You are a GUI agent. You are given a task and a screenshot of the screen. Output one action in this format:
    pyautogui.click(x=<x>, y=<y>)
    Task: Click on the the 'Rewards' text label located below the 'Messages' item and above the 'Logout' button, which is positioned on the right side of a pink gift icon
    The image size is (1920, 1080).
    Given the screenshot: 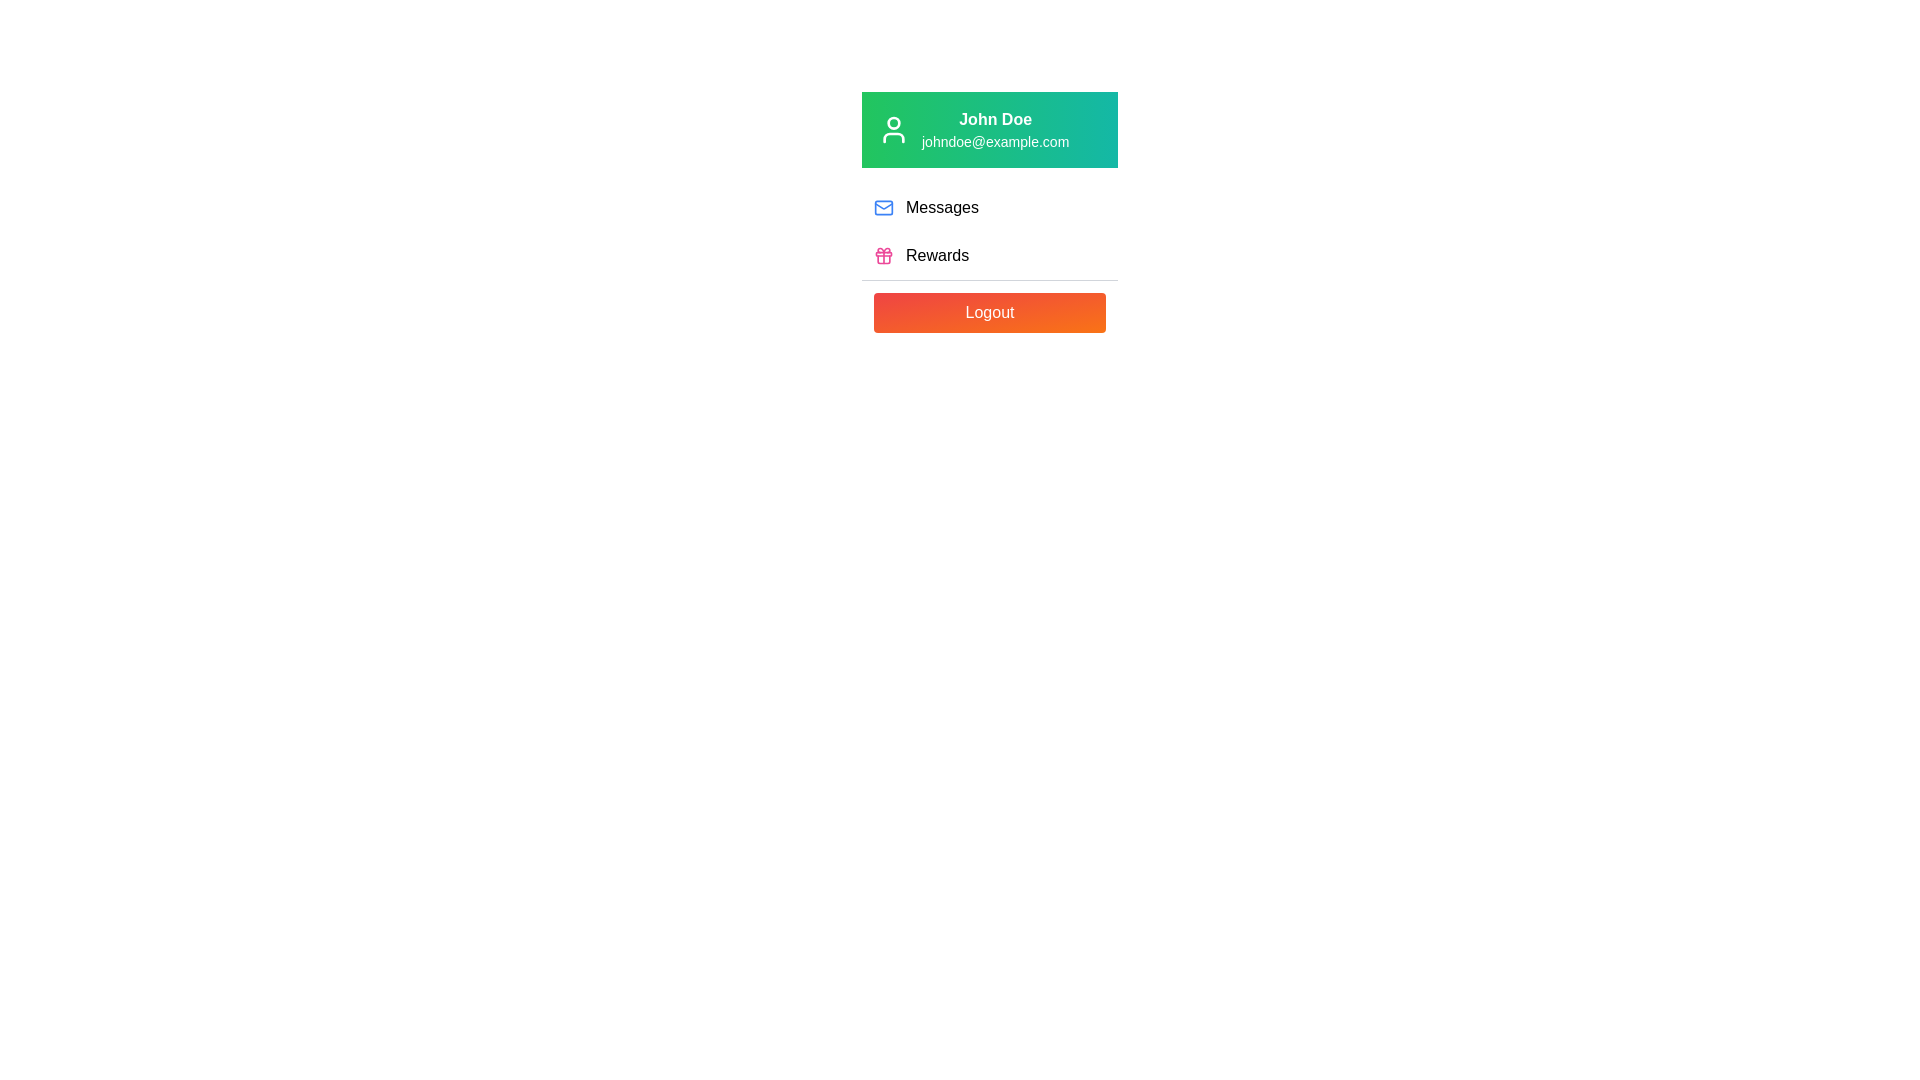 What is the action you would take?
    pyautogui.click(x=936, y=254)
    